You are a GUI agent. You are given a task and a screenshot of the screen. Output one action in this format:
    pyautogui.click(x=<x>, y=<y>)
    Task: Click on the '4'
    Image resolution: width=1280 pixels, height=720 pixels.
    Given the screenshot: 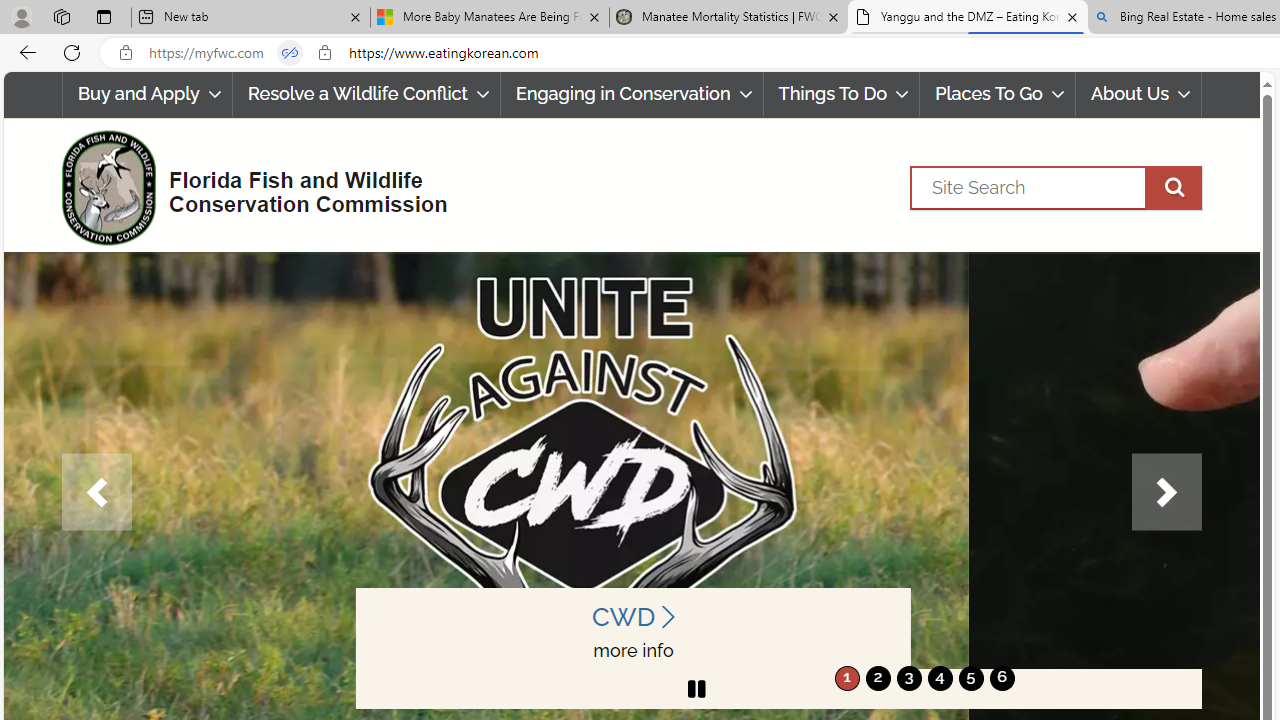 What is the action you would take?
    pyautogui.click(x=939, y=677)
    